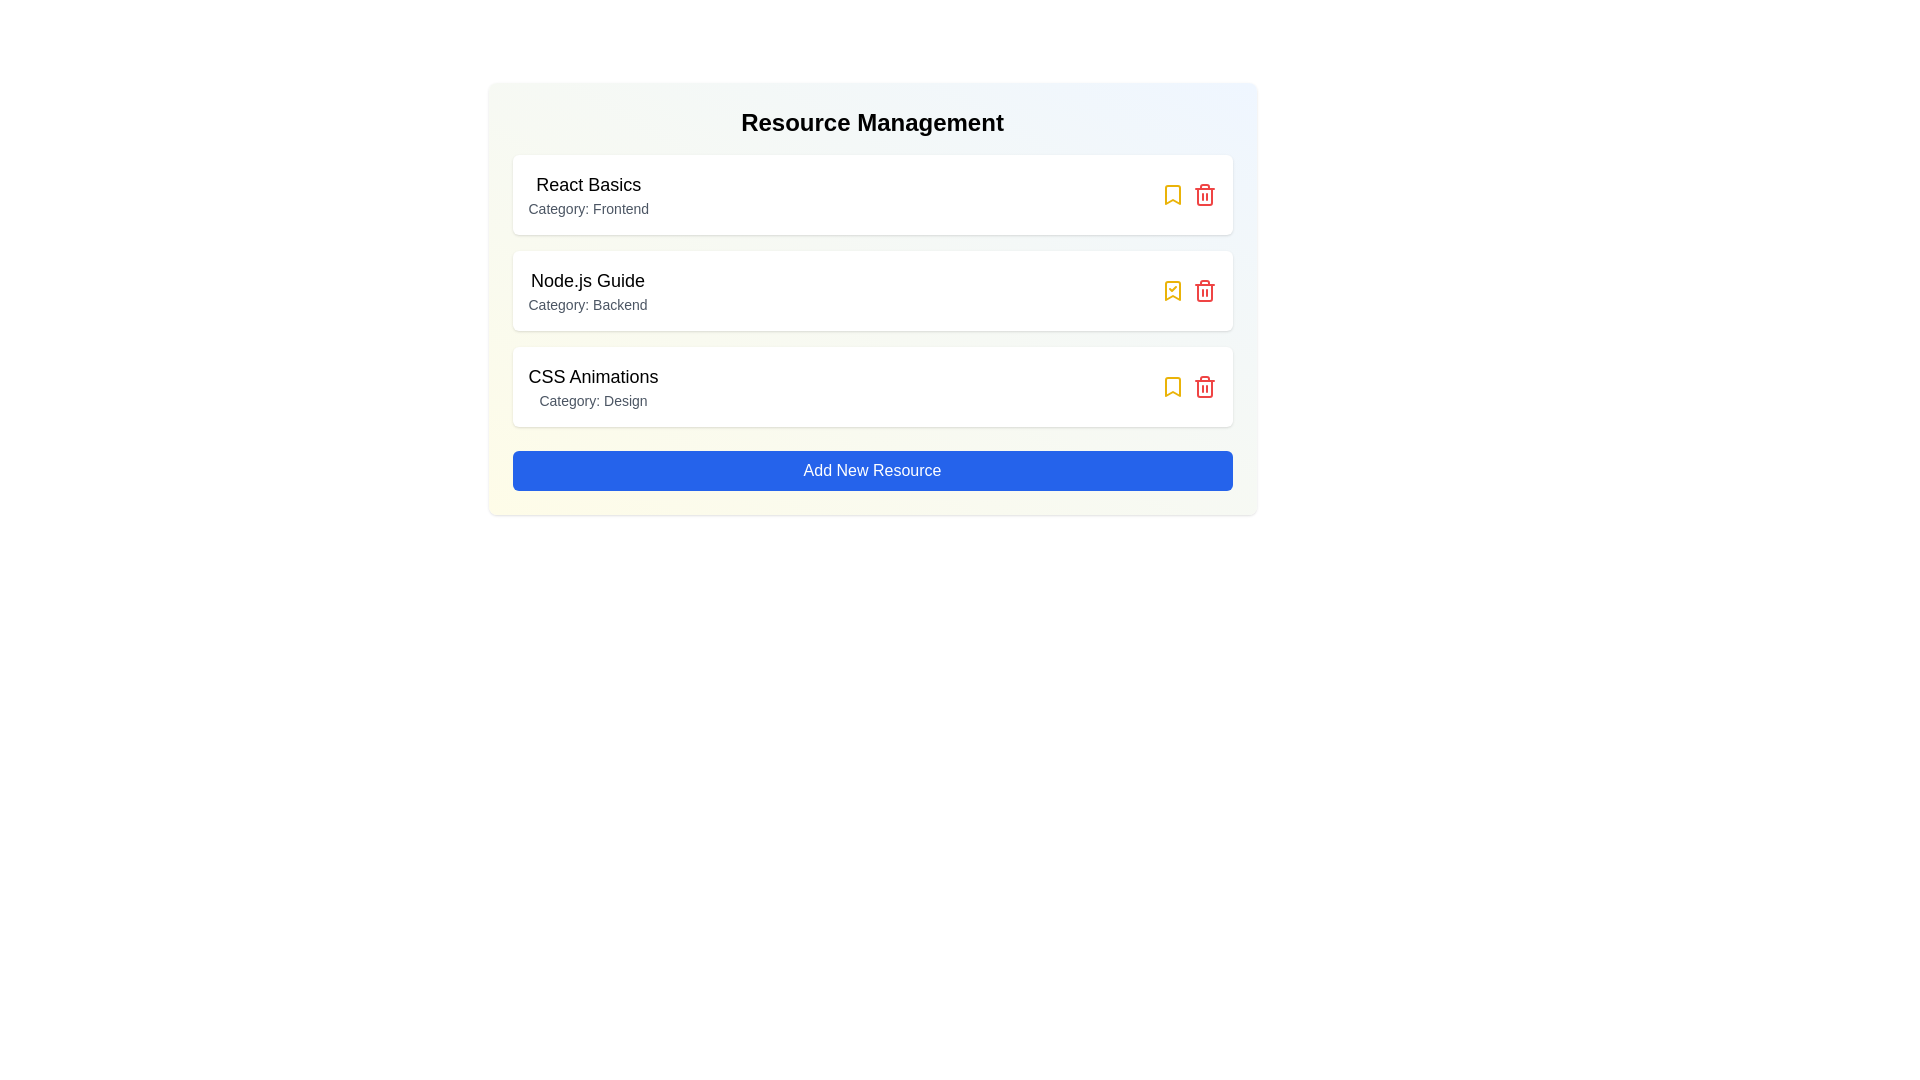 The height and width of the screenshot is (1080, 1920). Describe the element at coordinates (1172, 290) in the screenshot. I see `the bookmark icon of the resource titled 'Node.js Guide'` at that location.